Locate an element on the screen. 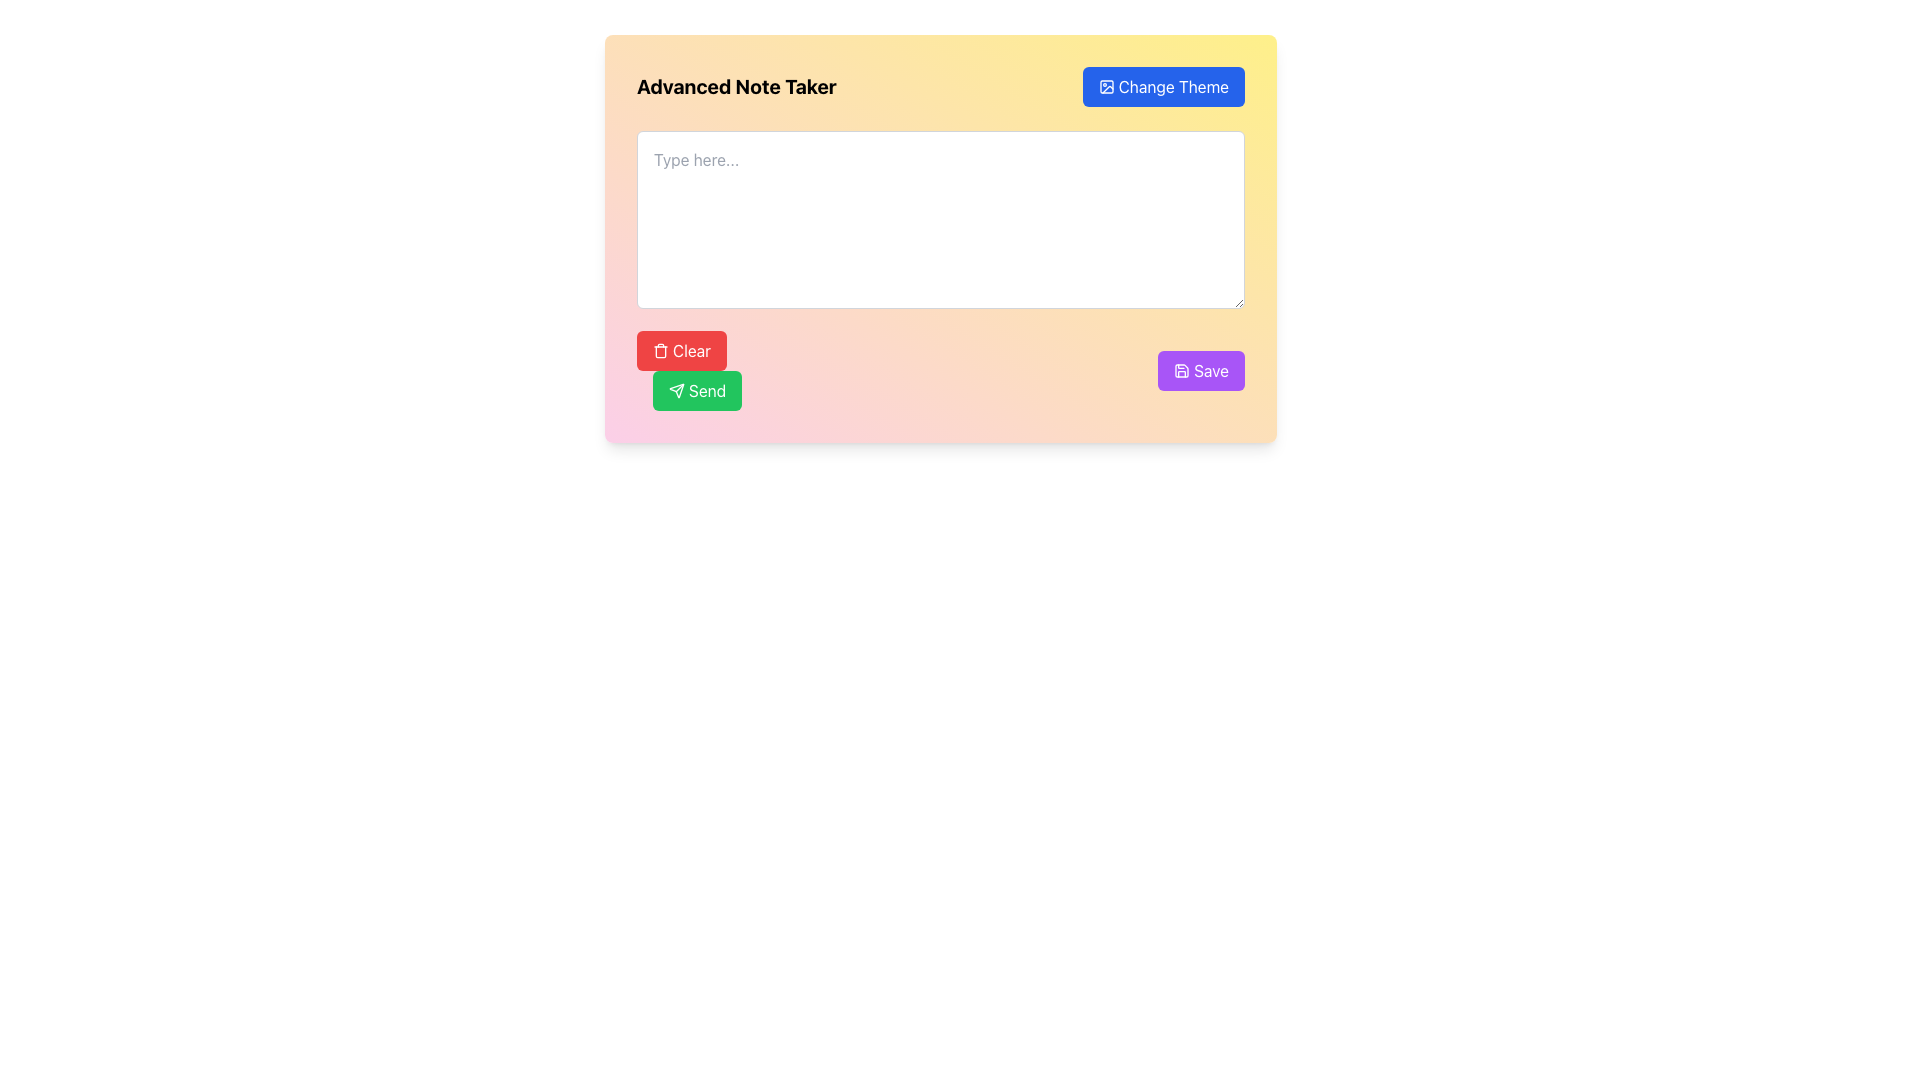 This screenshot has height=1080, width=1920. the 'Send' icon, which is represented by a button located in the bottom-left corner of the panel, below the text input area is located at coordinates (676, 390).